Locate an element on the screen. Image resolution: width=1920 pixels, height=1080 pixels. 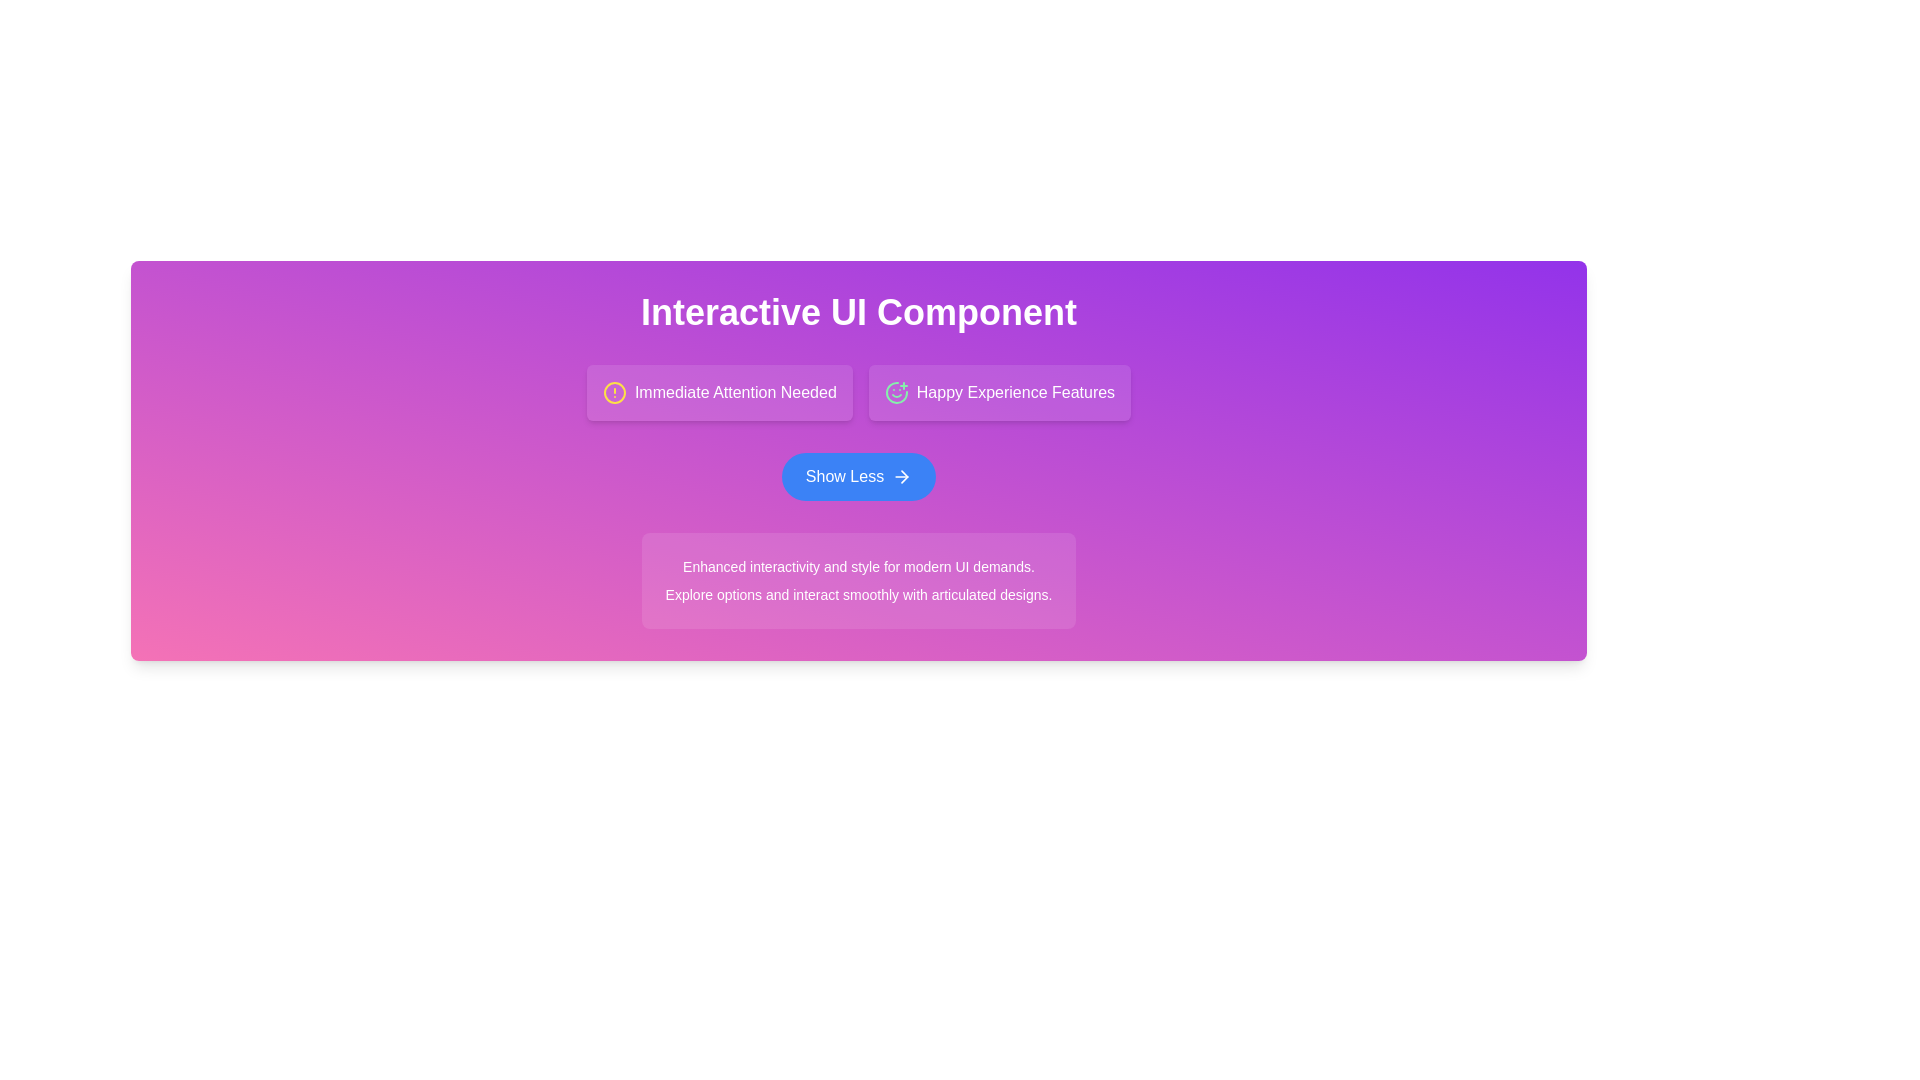
the right-pointing arrow icon within the blue 'Show Less' button, which is centrally aligned and positioned to the right of the button's label text is located at coordinates (901, 477).